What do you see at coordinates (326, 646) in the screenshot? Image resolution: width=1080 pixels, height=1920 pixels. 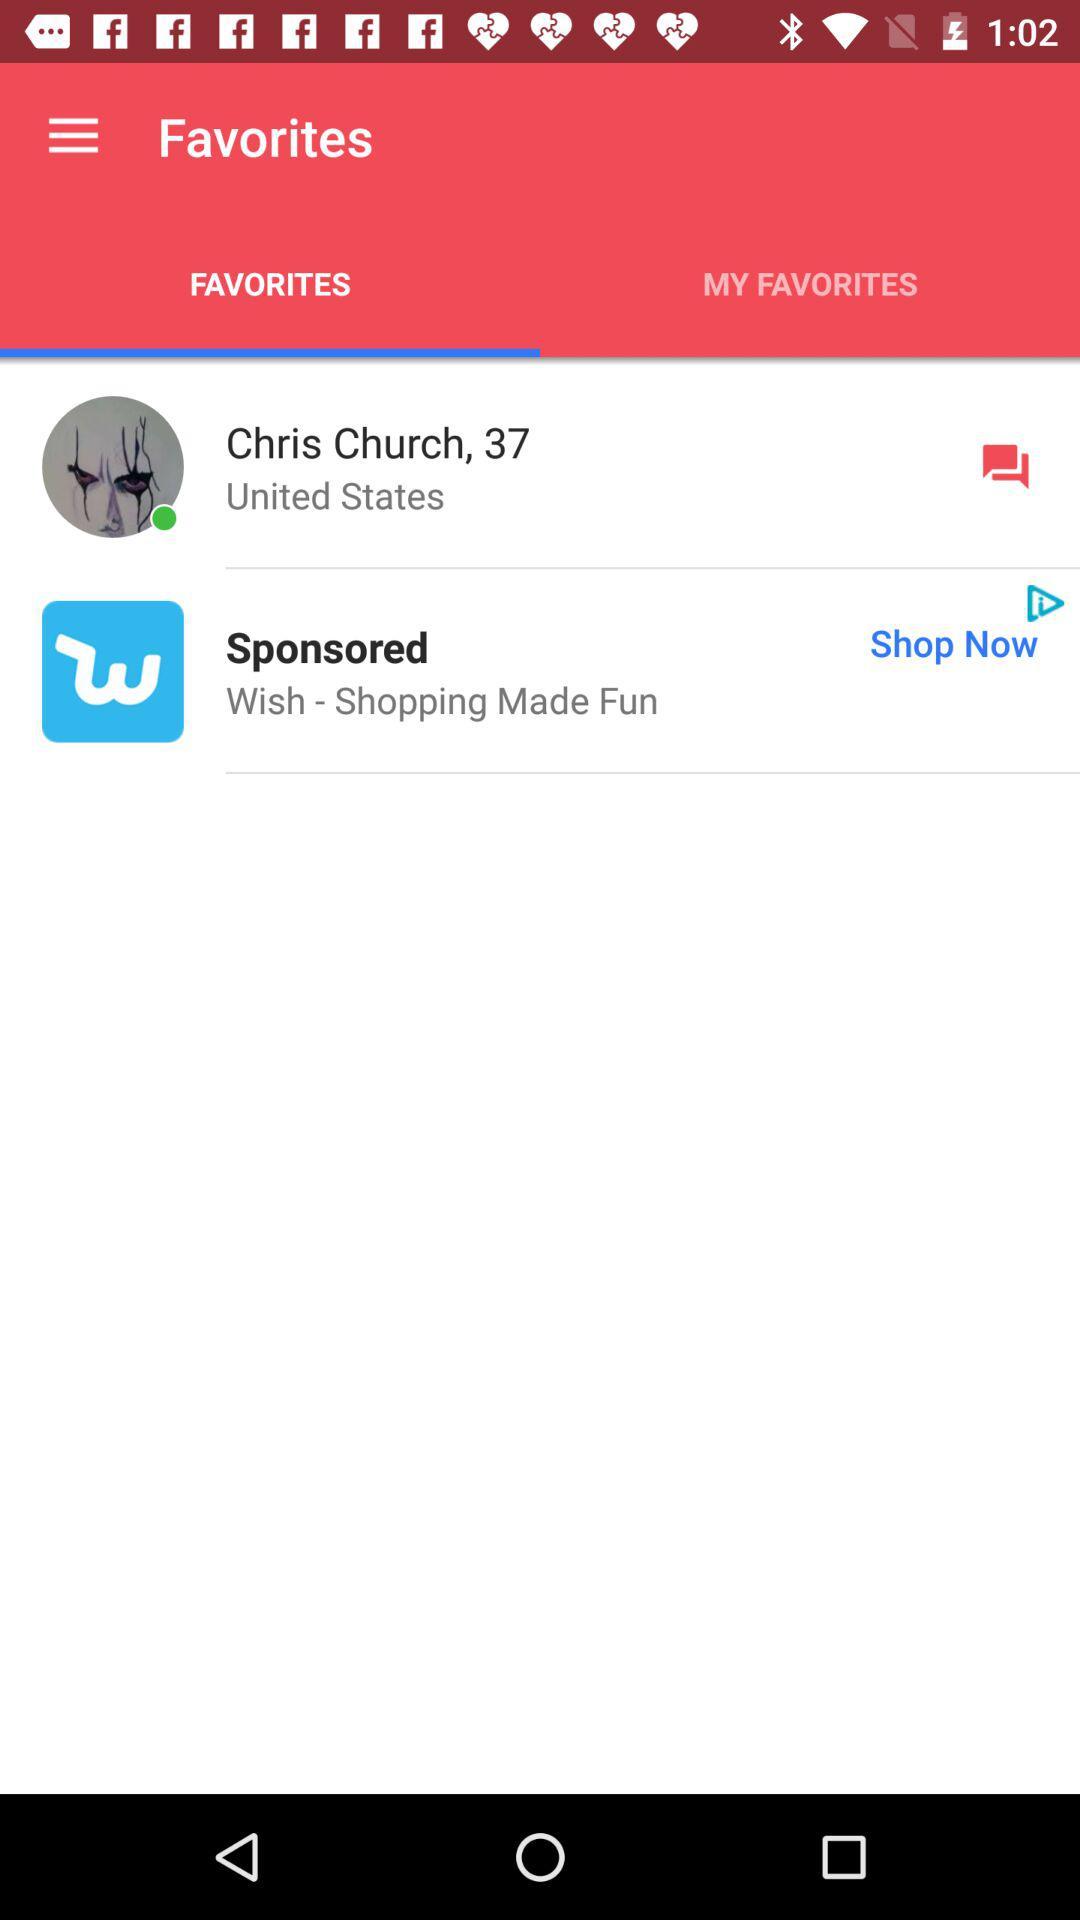 I see `the icon below united states` at bounding box center [326, 646].